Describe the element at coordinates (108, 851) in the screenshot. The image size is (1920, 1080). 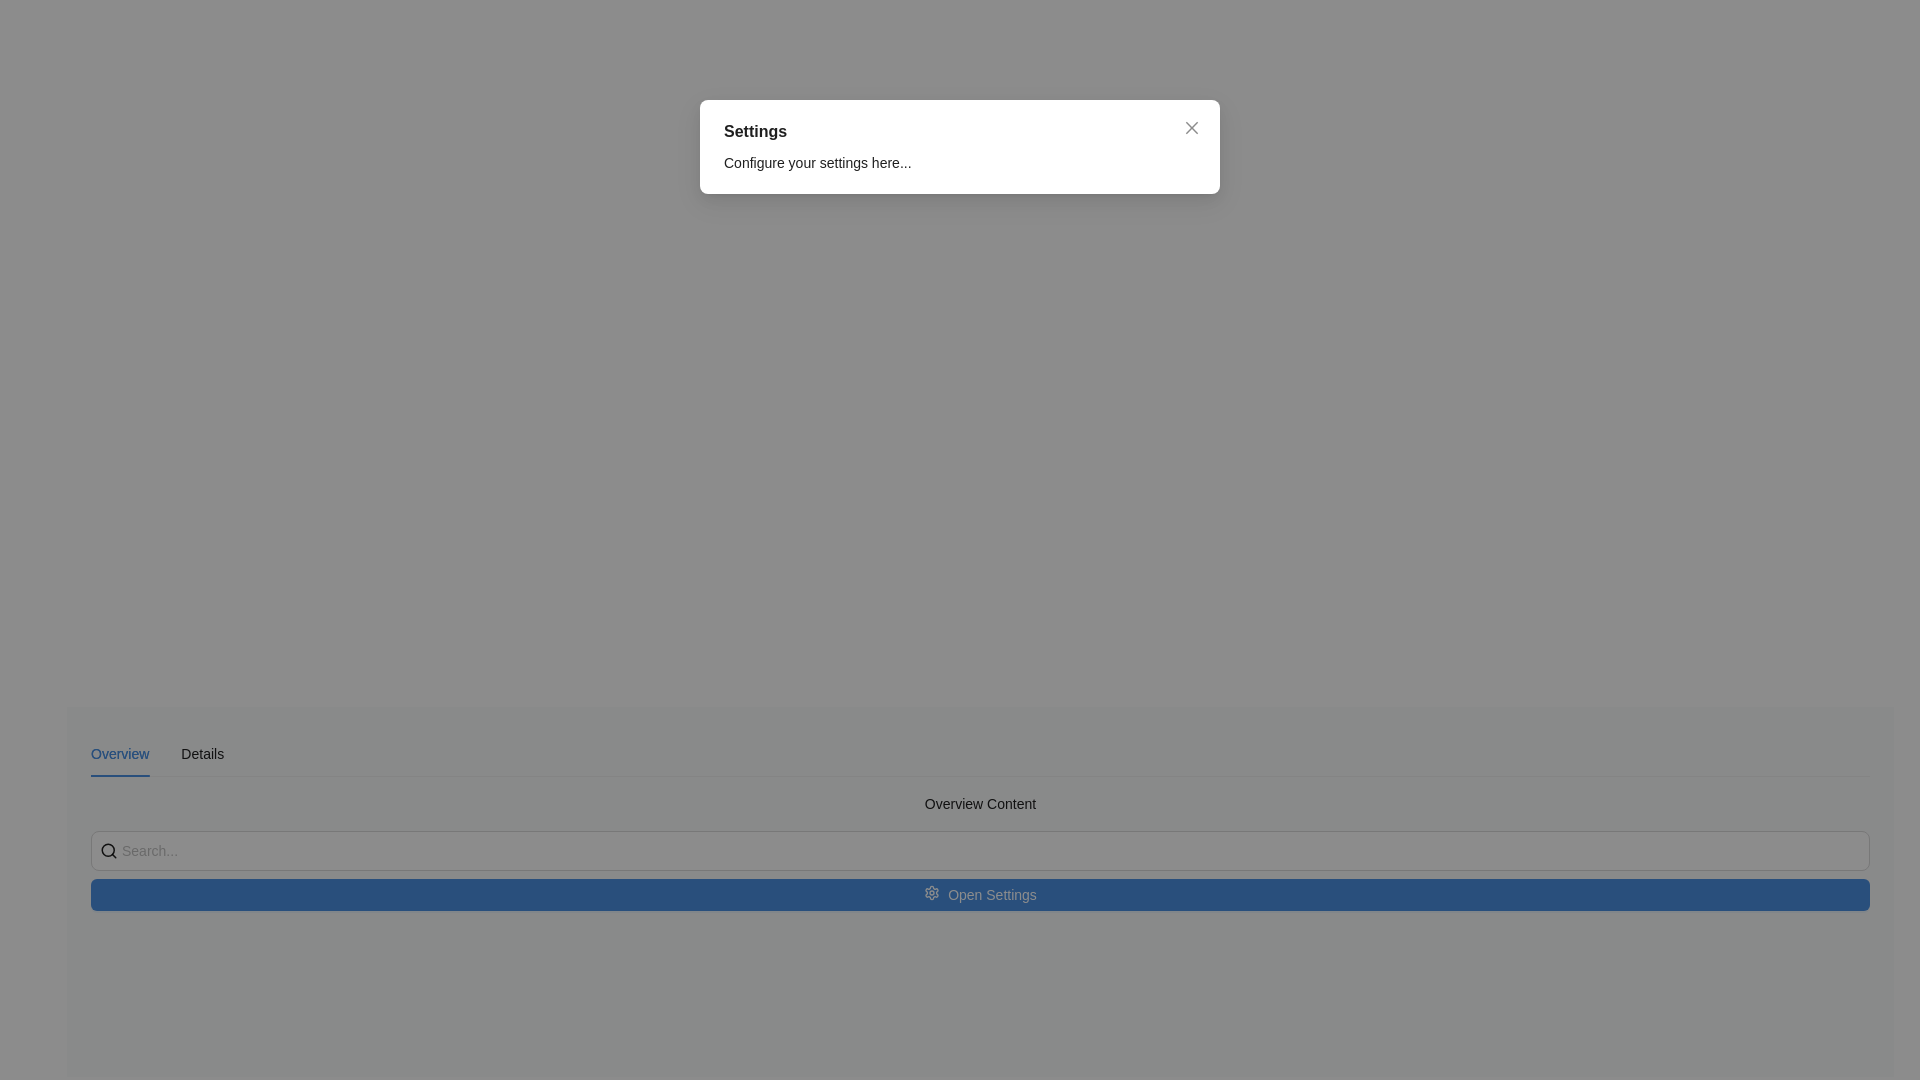
I see `the magnifying glass icon in the search bar` at that location.